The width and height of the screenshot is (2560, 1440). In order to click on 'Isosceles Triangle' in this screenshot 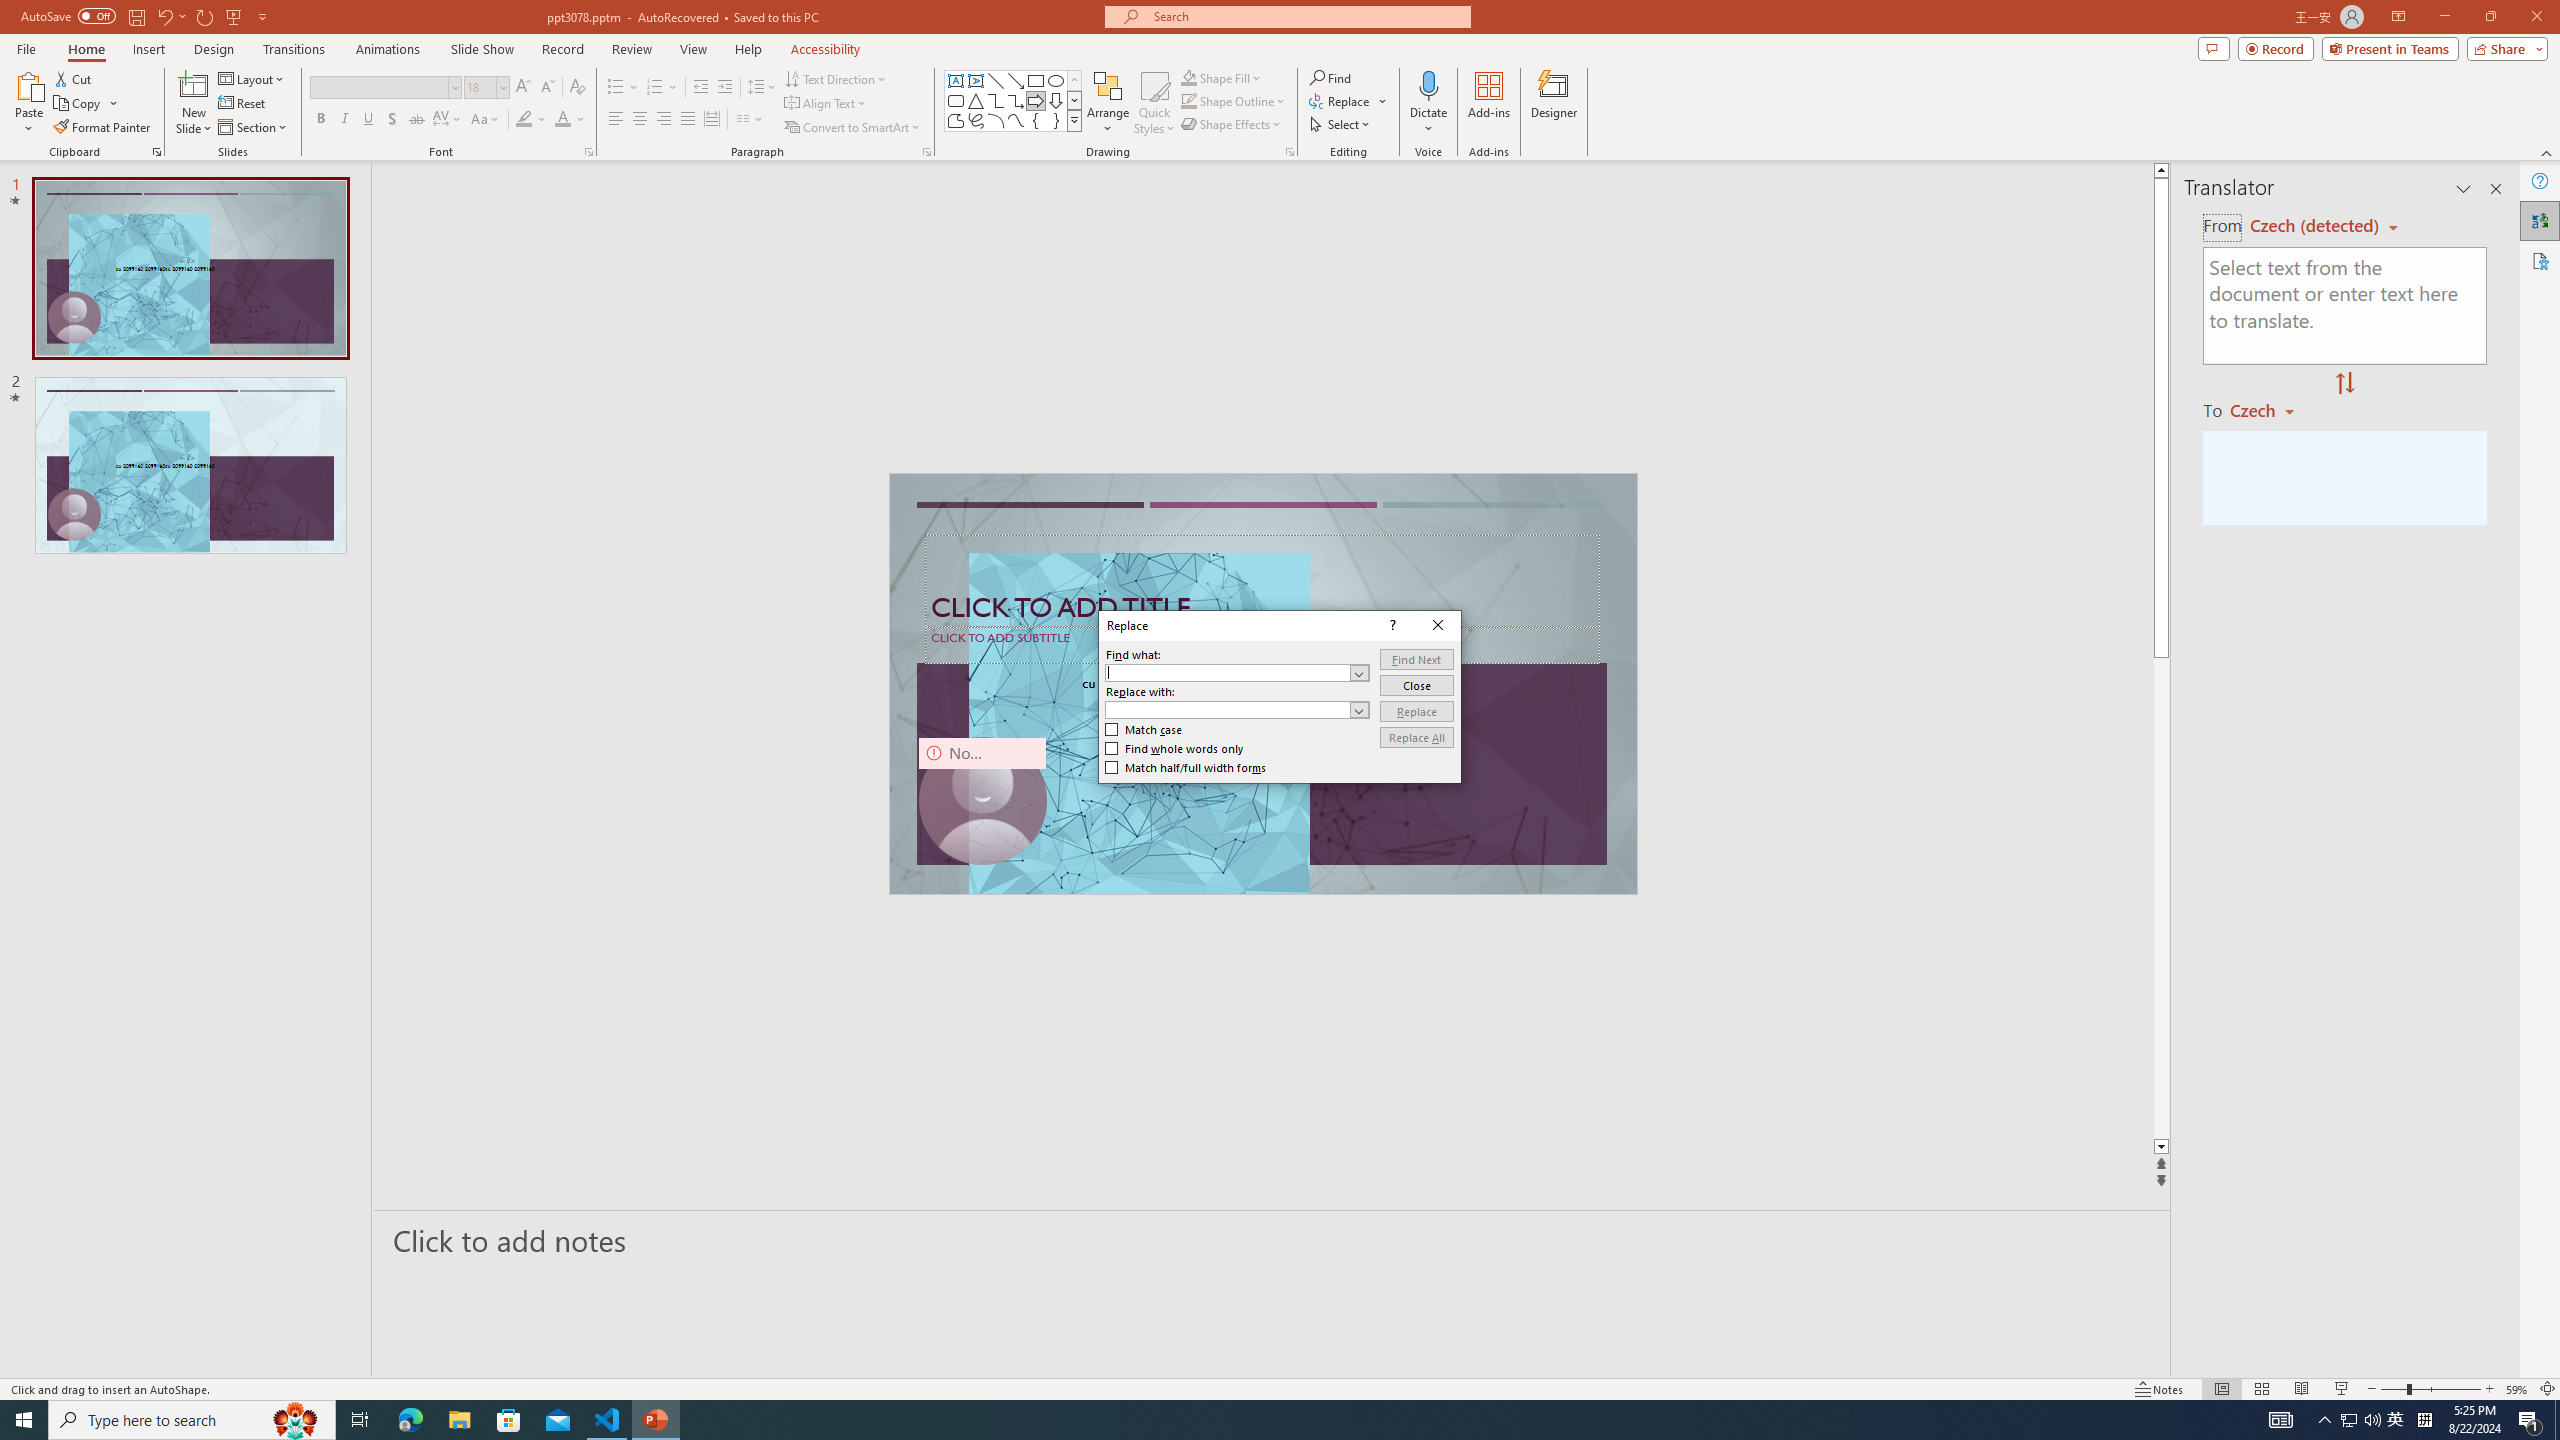, I will do `click(974, 99)`.